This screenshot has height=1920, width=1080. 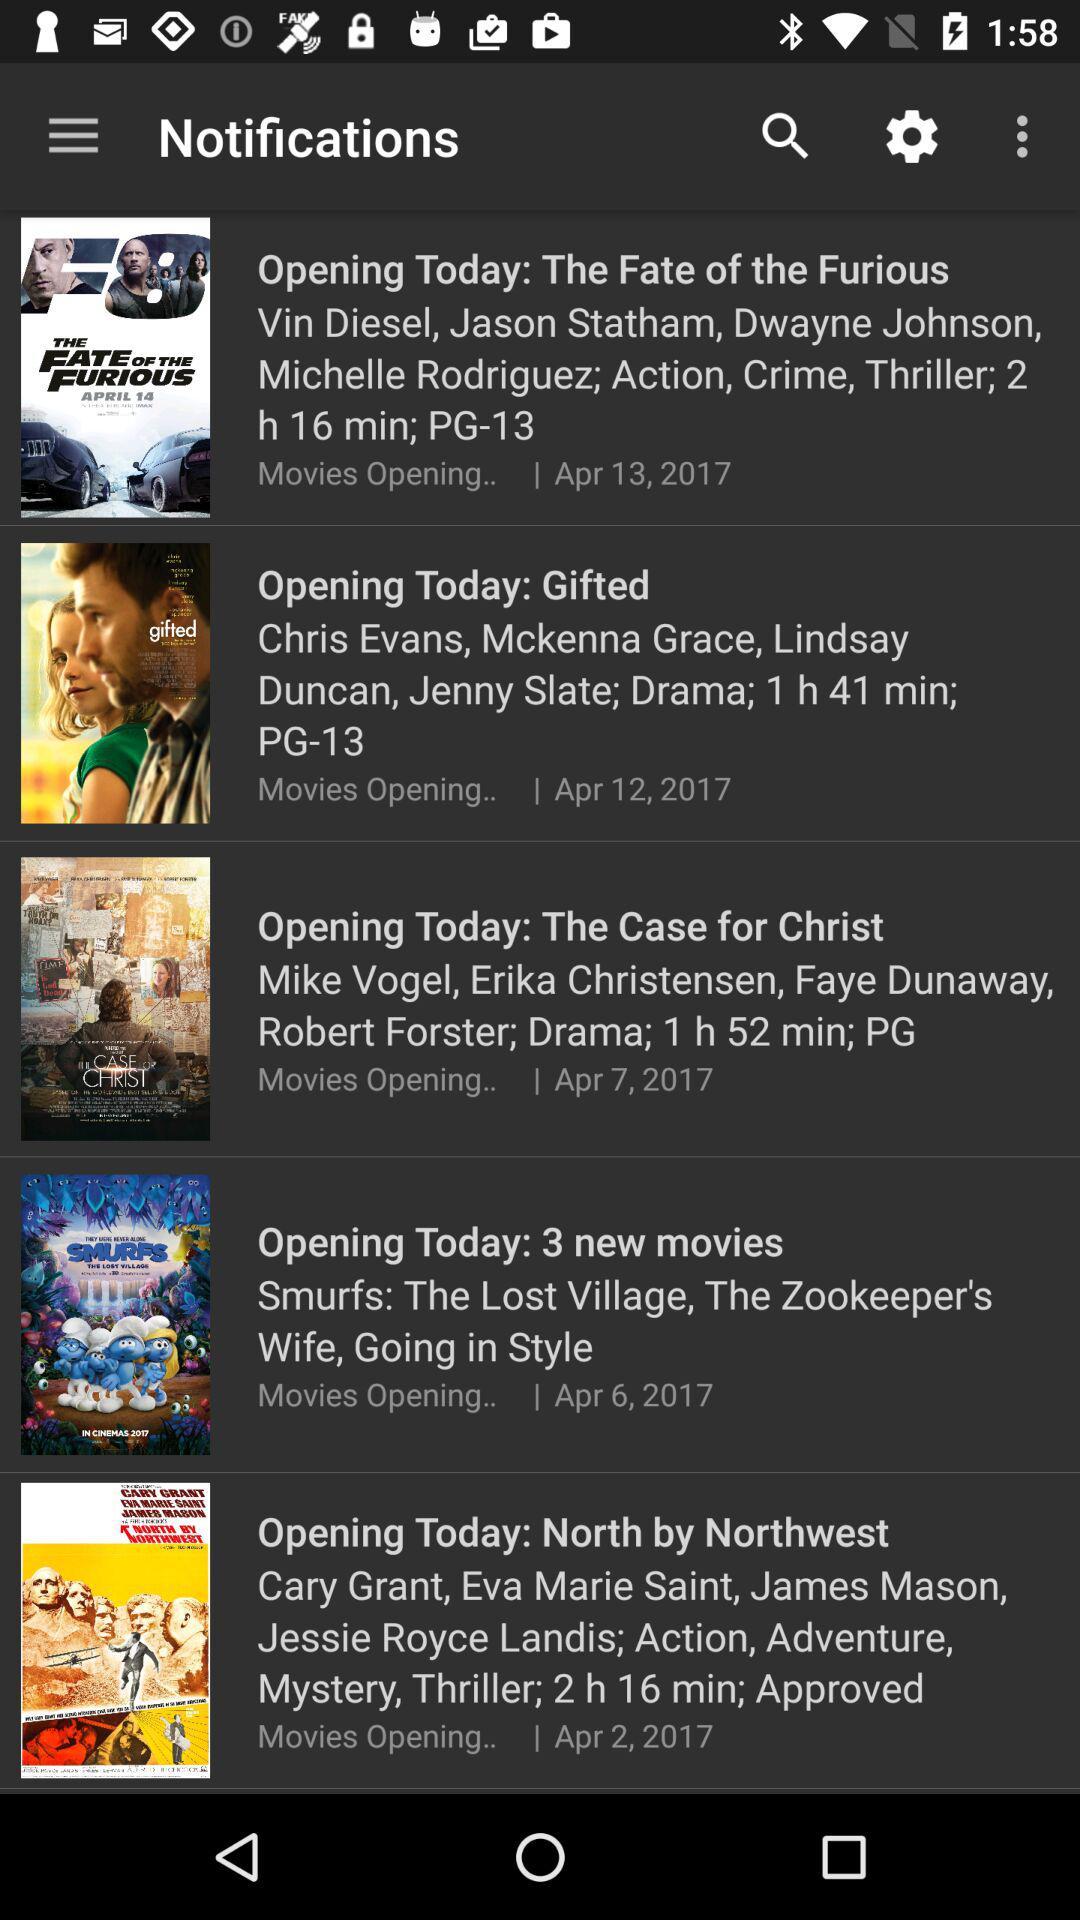 What do you see at coordinates (1027, 135) in the screenshot?
I see `the icon above the vin diesel jason` at bounding box center [1027, 135].